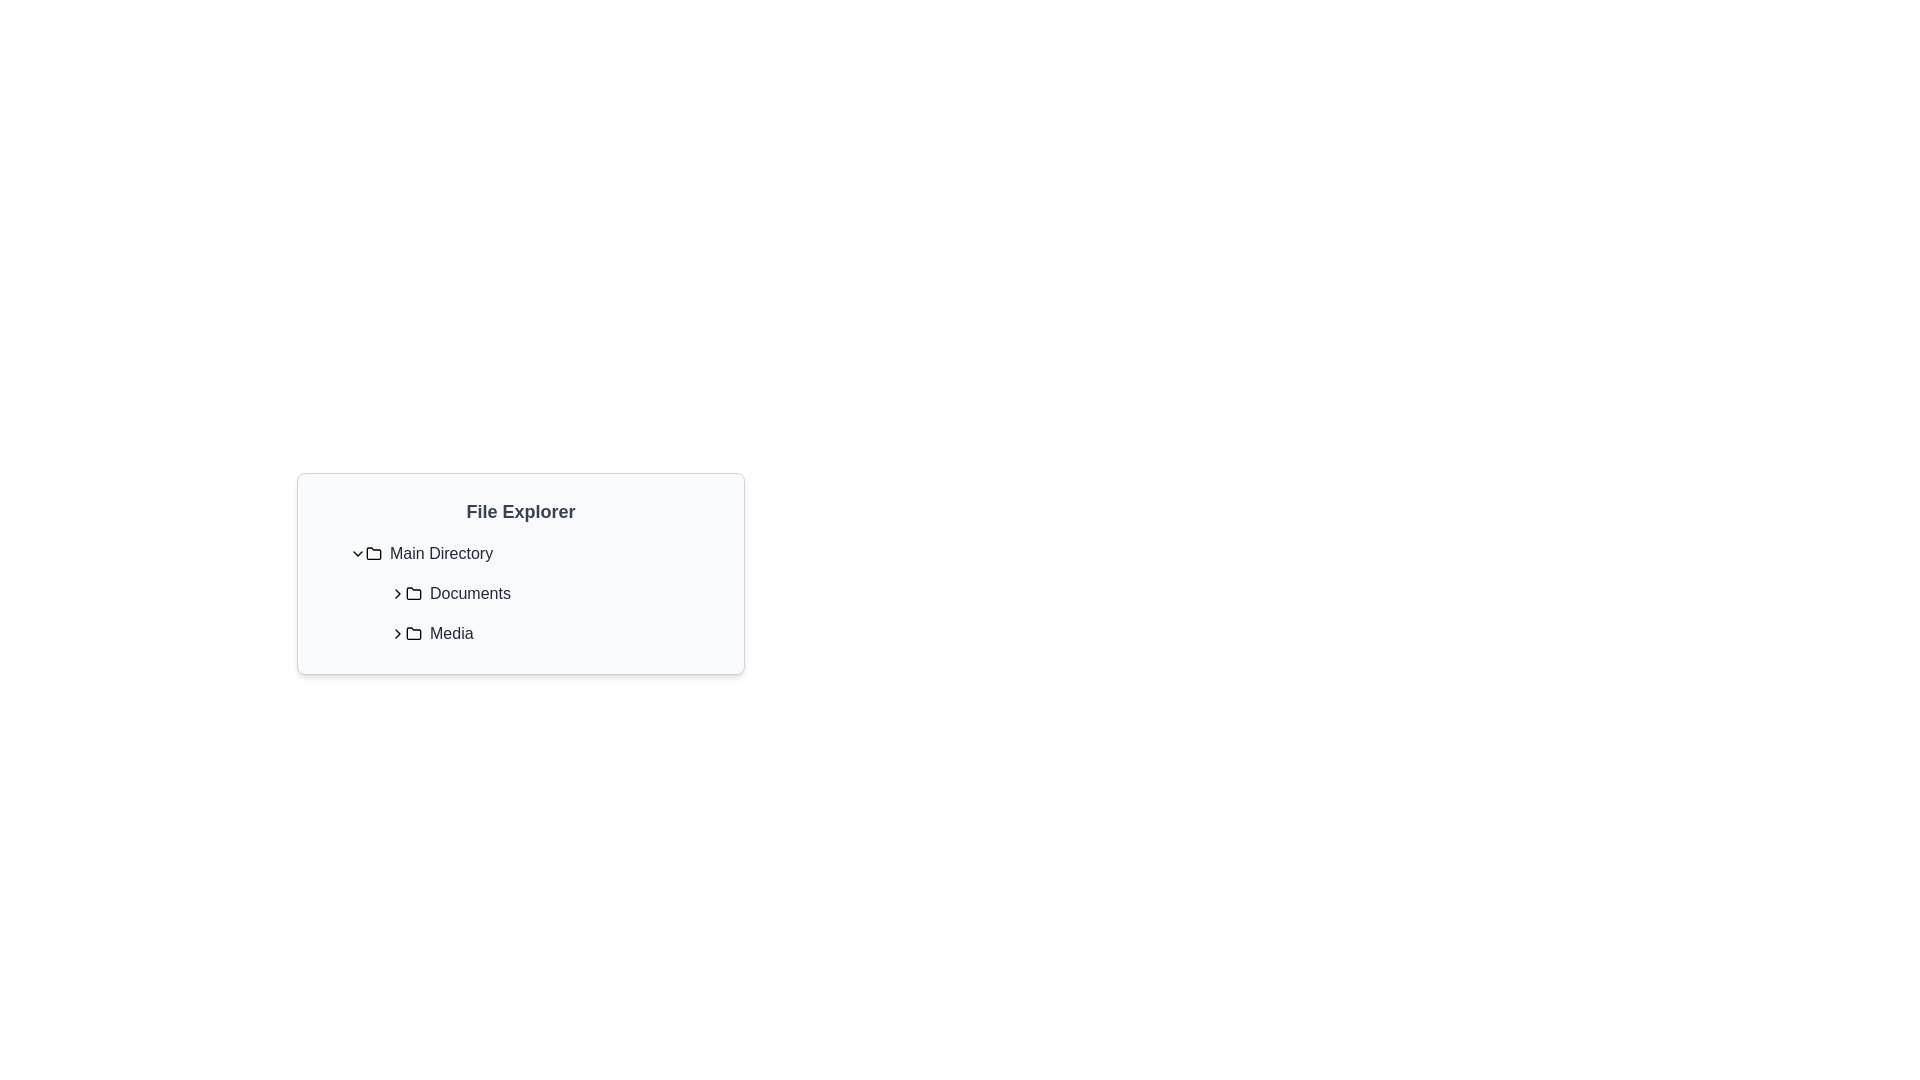 Image resolution: width=1920 pixels, height=1080 pixels. Describe the element at coordinates (374, 554) in the screenshot. I see `the folder icon representing the 'Main Directory' in the file explorer interface, located immediately to the right of the chevron icon` at that location.